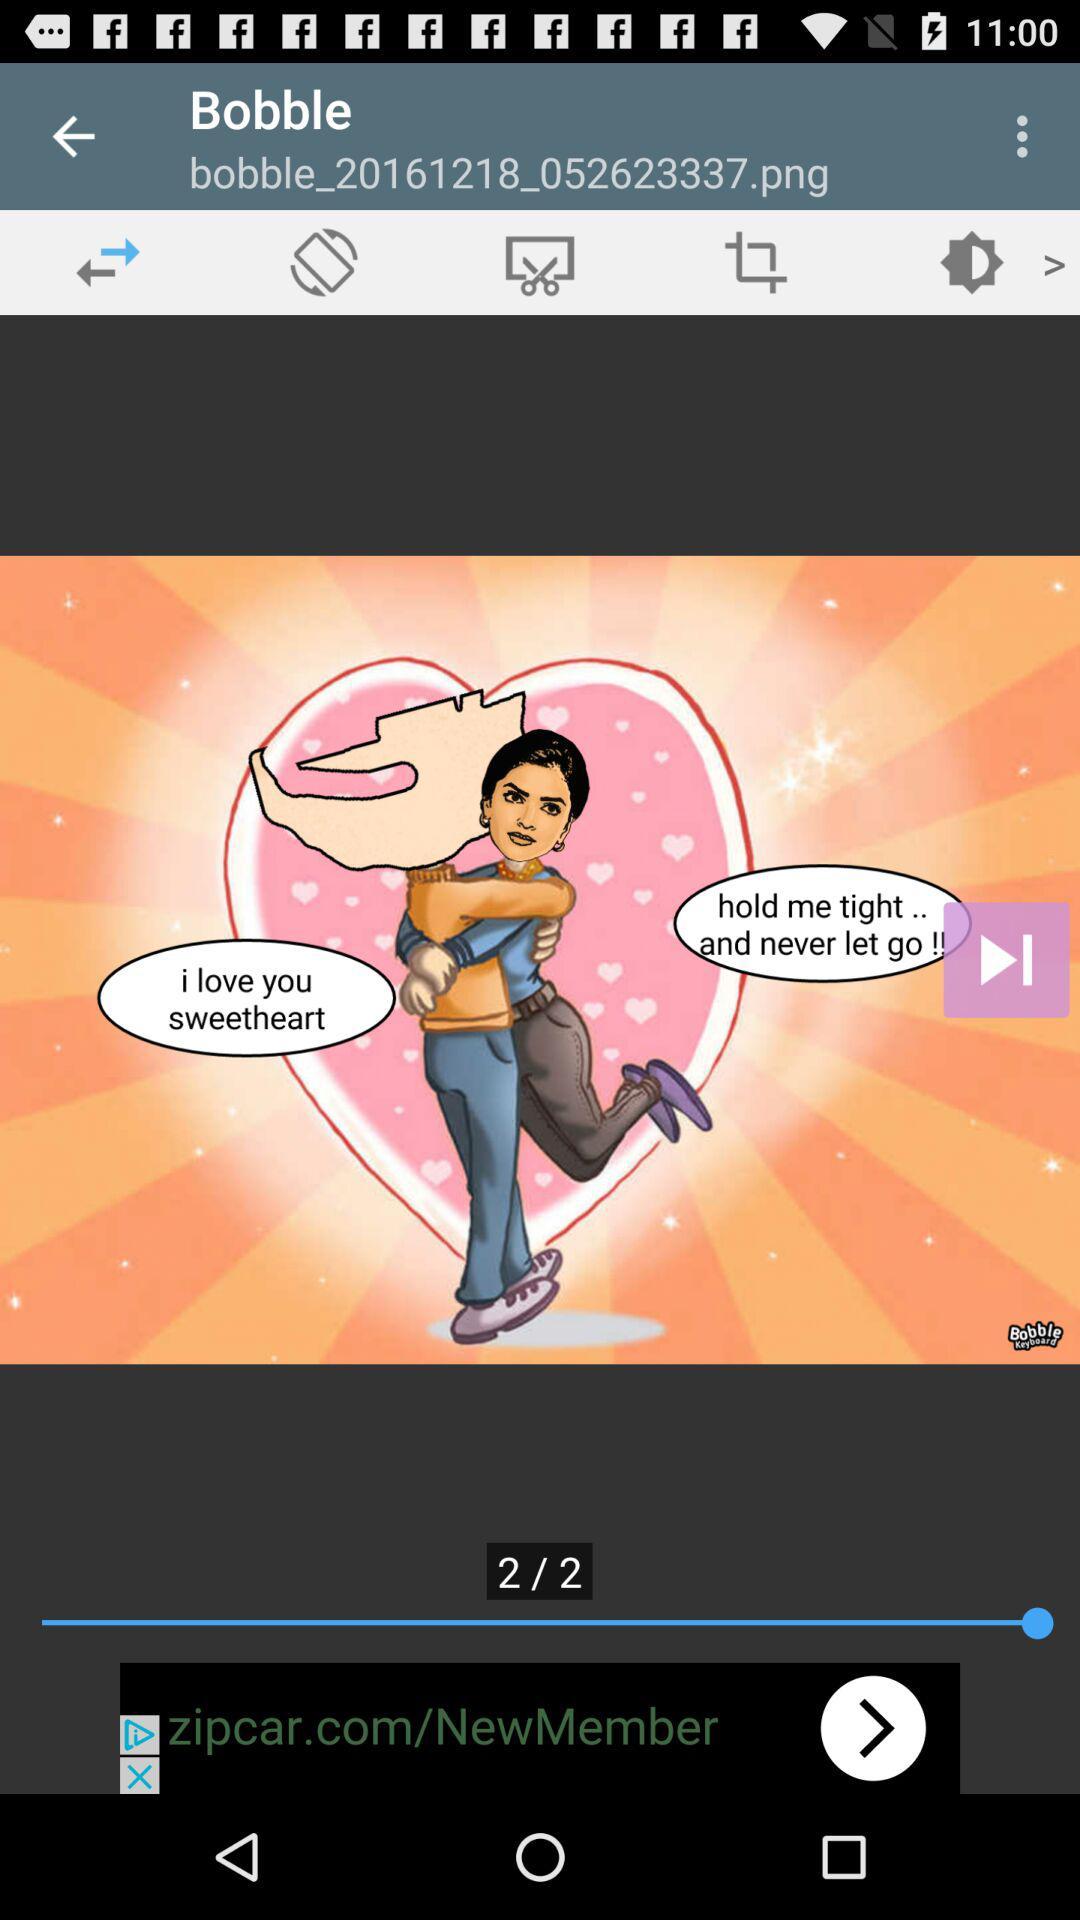  I want to click on the explore icon, so click(323, 261).